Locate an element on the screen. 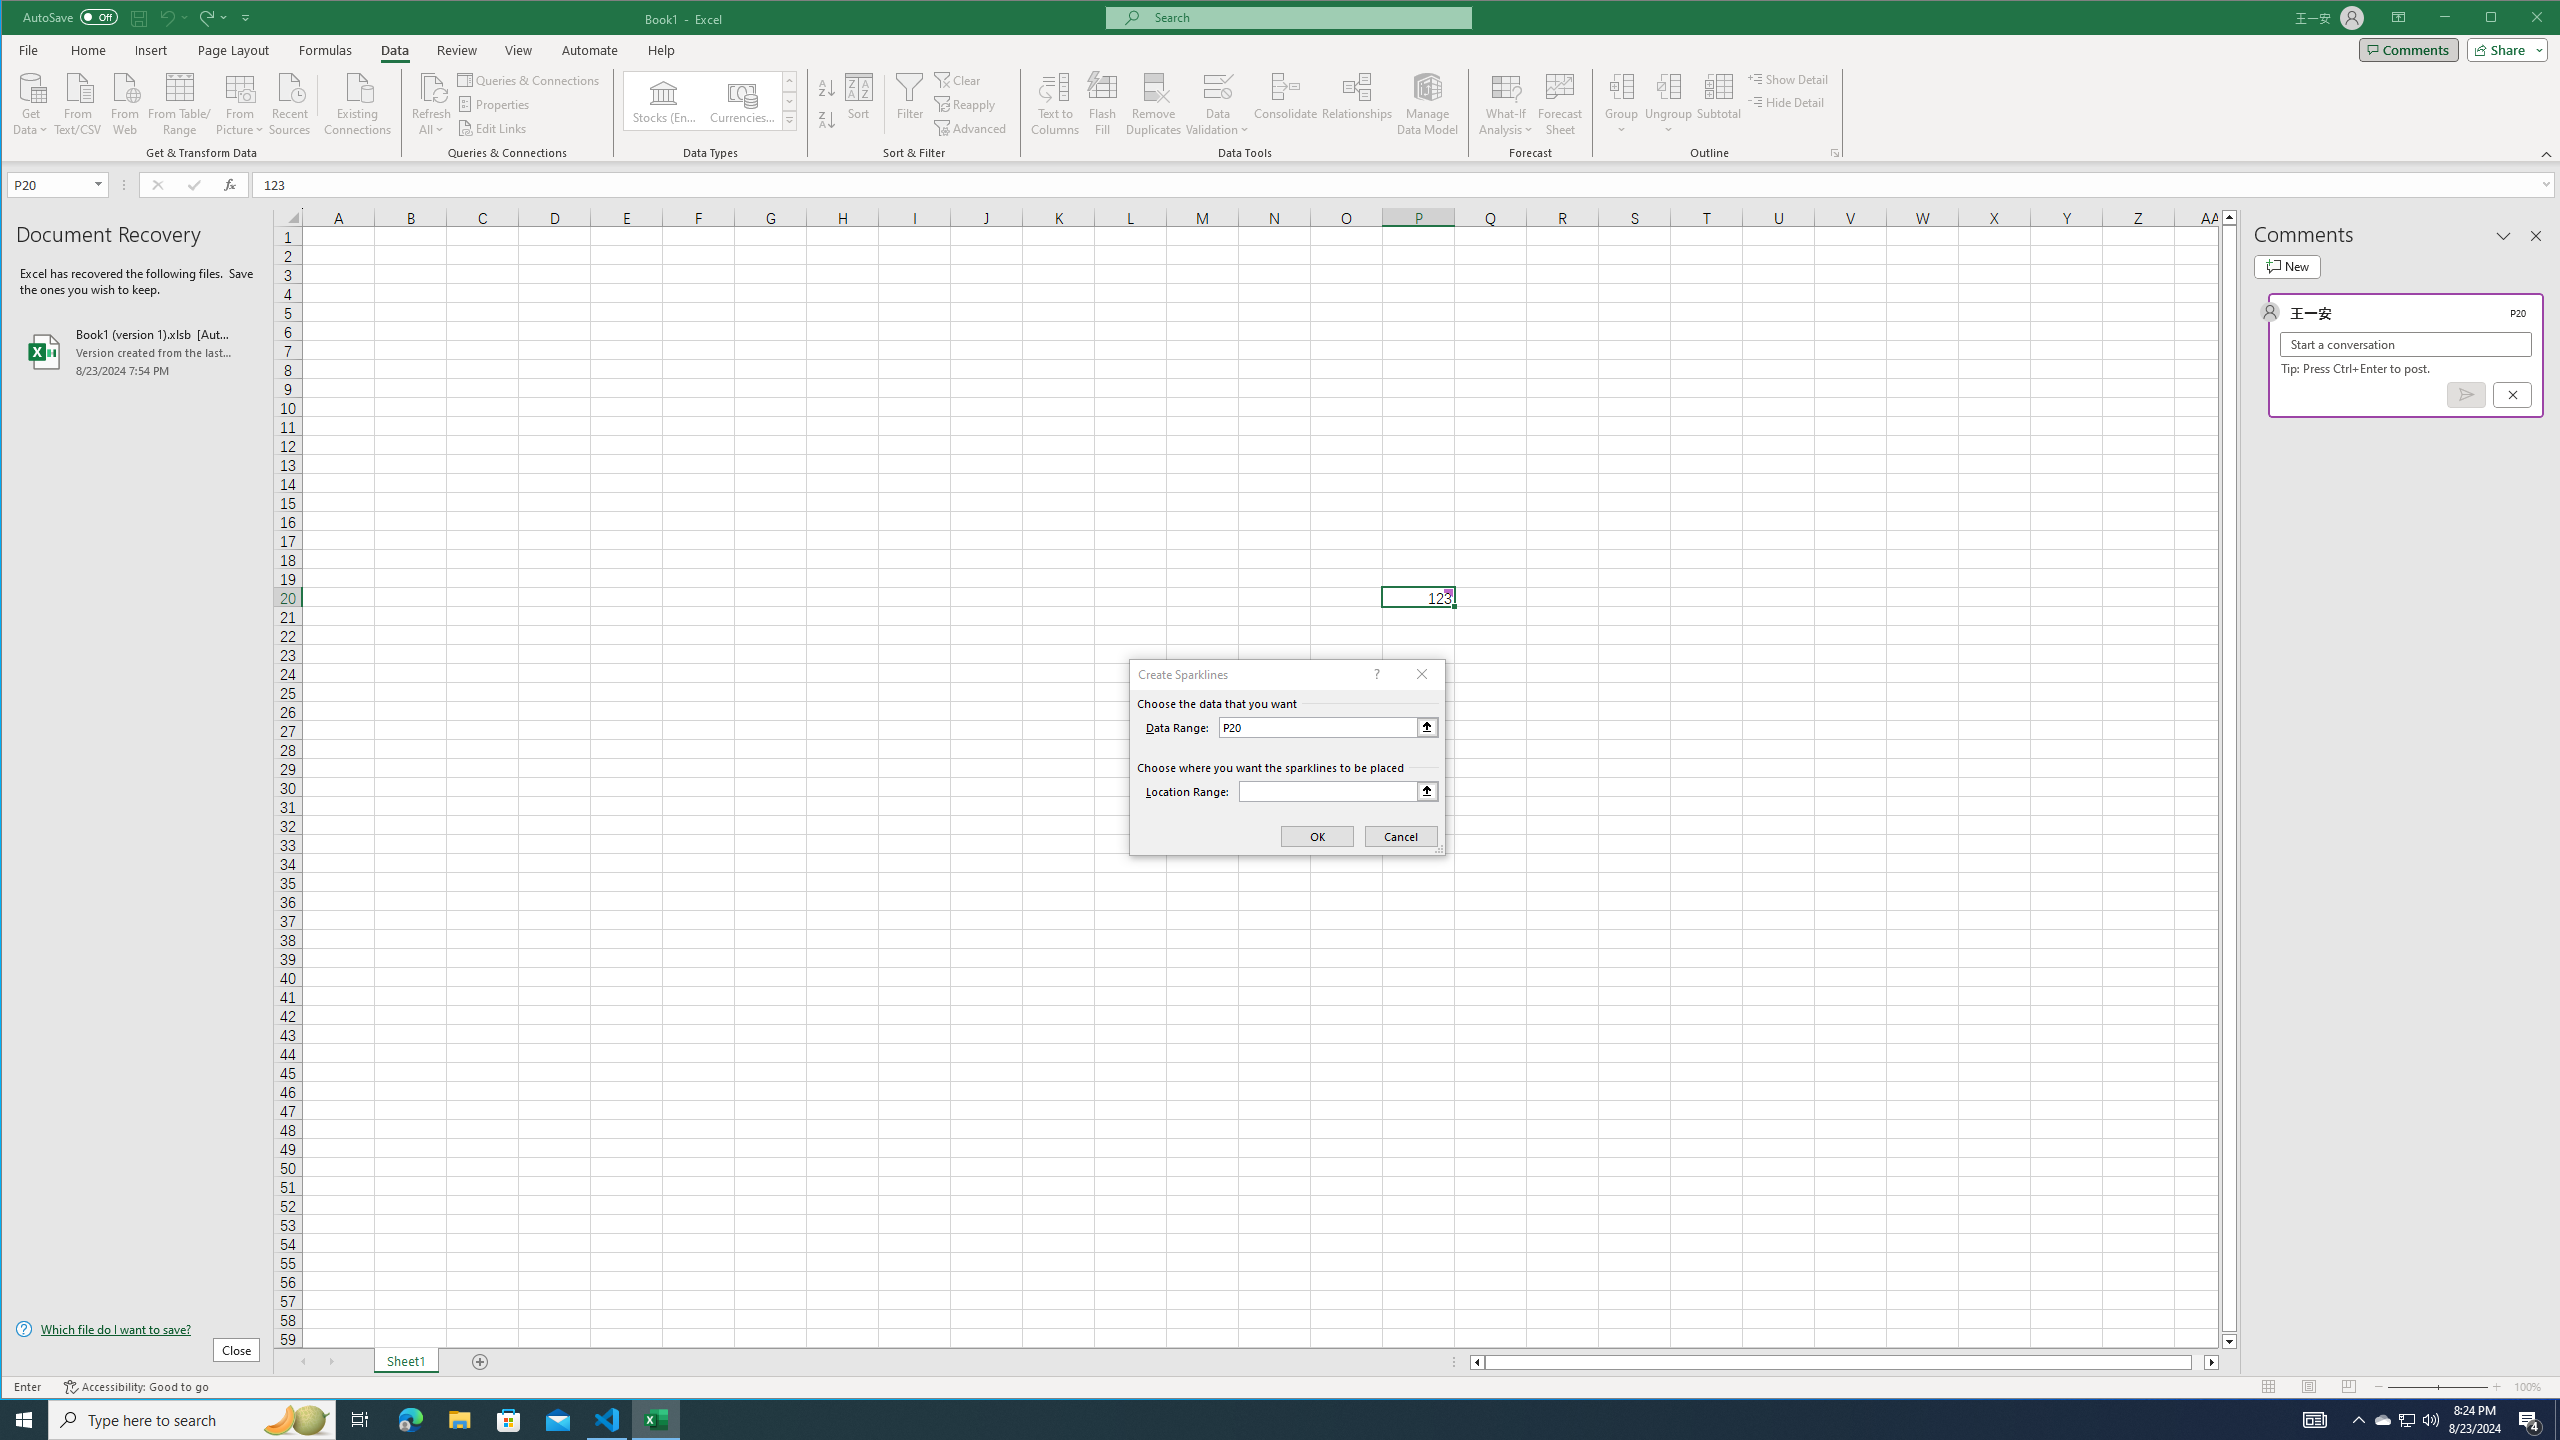 This screenshot has height=1440, width=2560. 'From Table/Range' is located at coordinates (179, 102).